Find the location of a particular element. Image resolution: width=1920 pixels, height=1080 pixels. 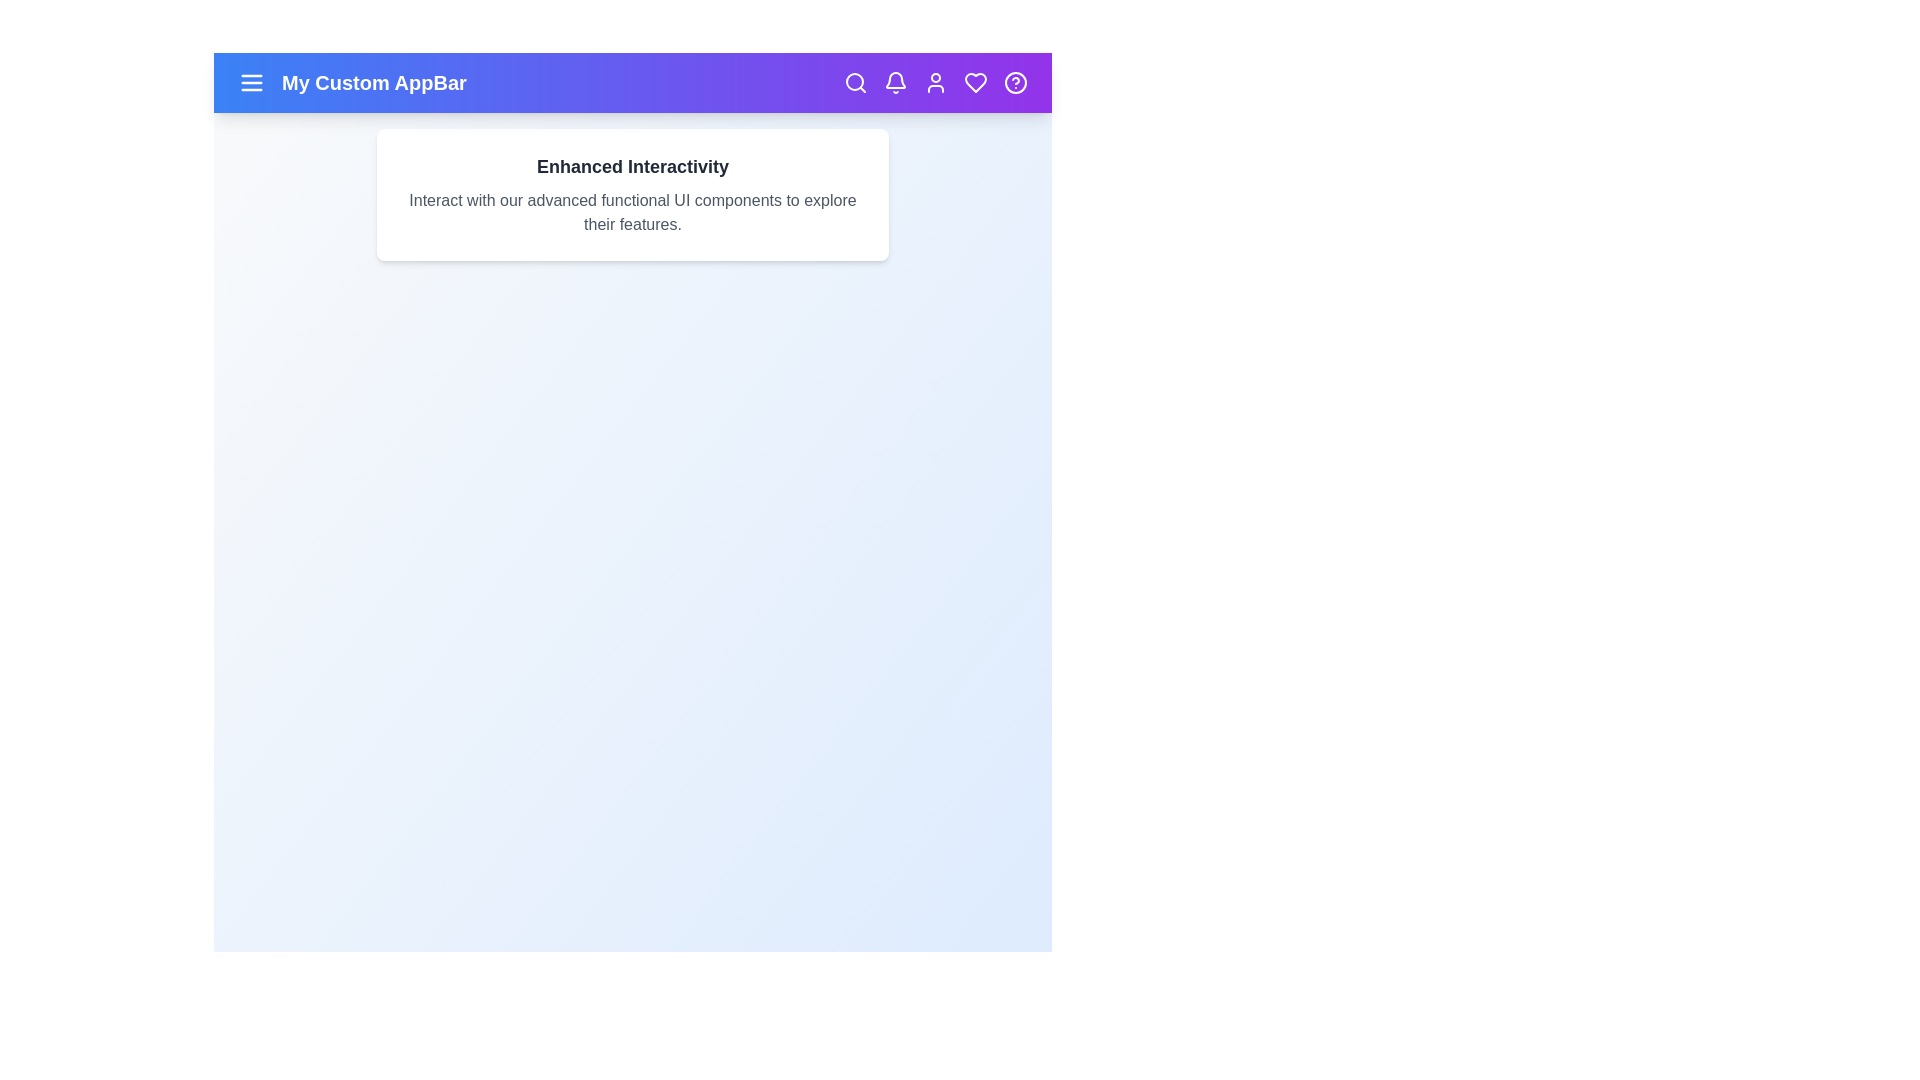

the user icon to access user options is located at coordinates (935, 82).